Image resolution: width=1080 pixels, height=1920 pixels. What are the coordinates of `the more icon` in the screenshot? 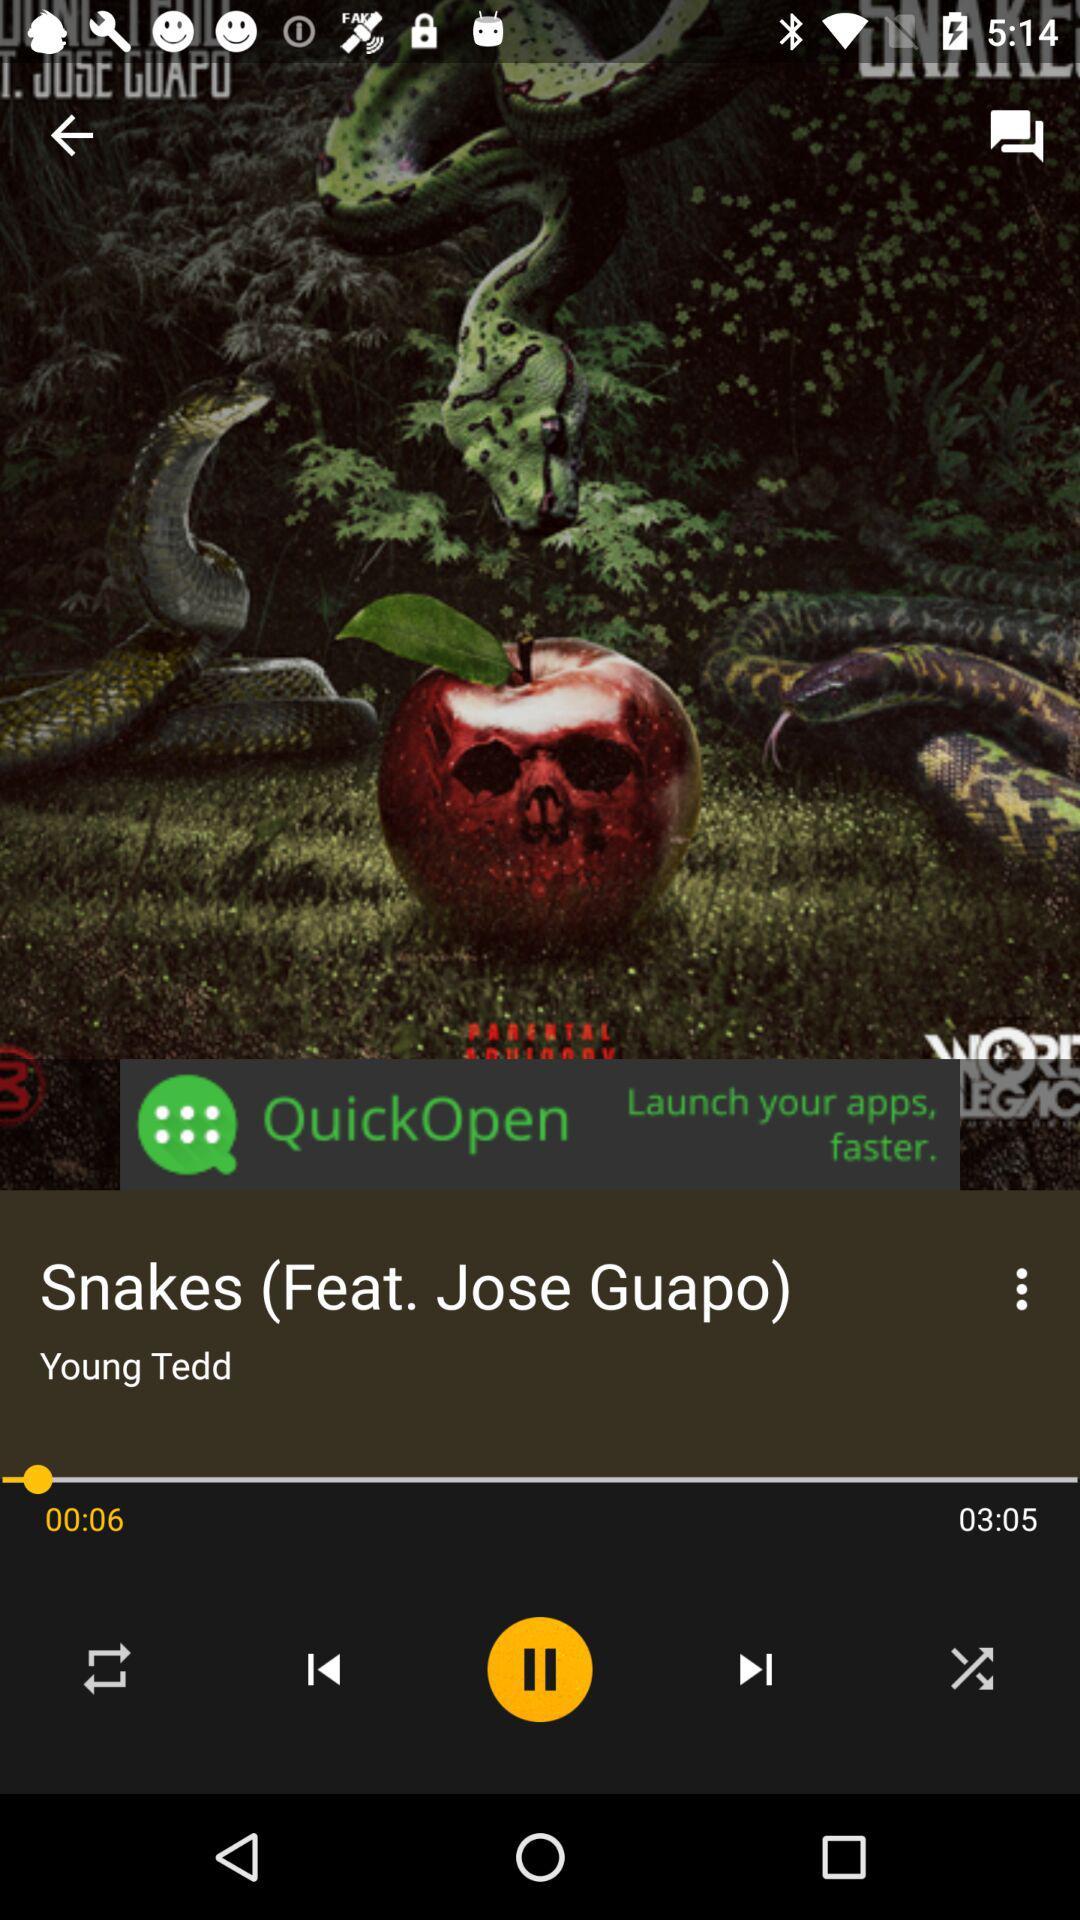 It's located at (1022, 1289).